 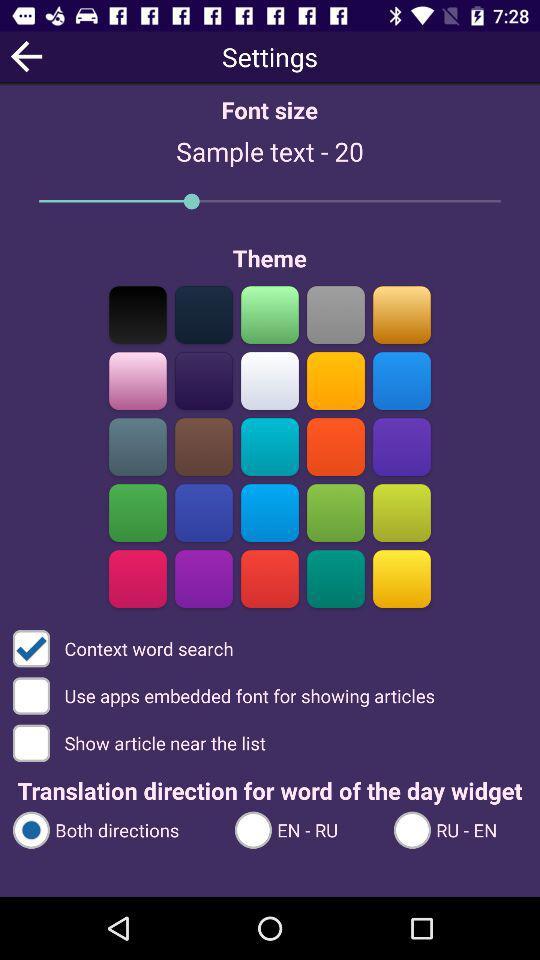 I want to click on the color of your text, so click(x=335, y=380).